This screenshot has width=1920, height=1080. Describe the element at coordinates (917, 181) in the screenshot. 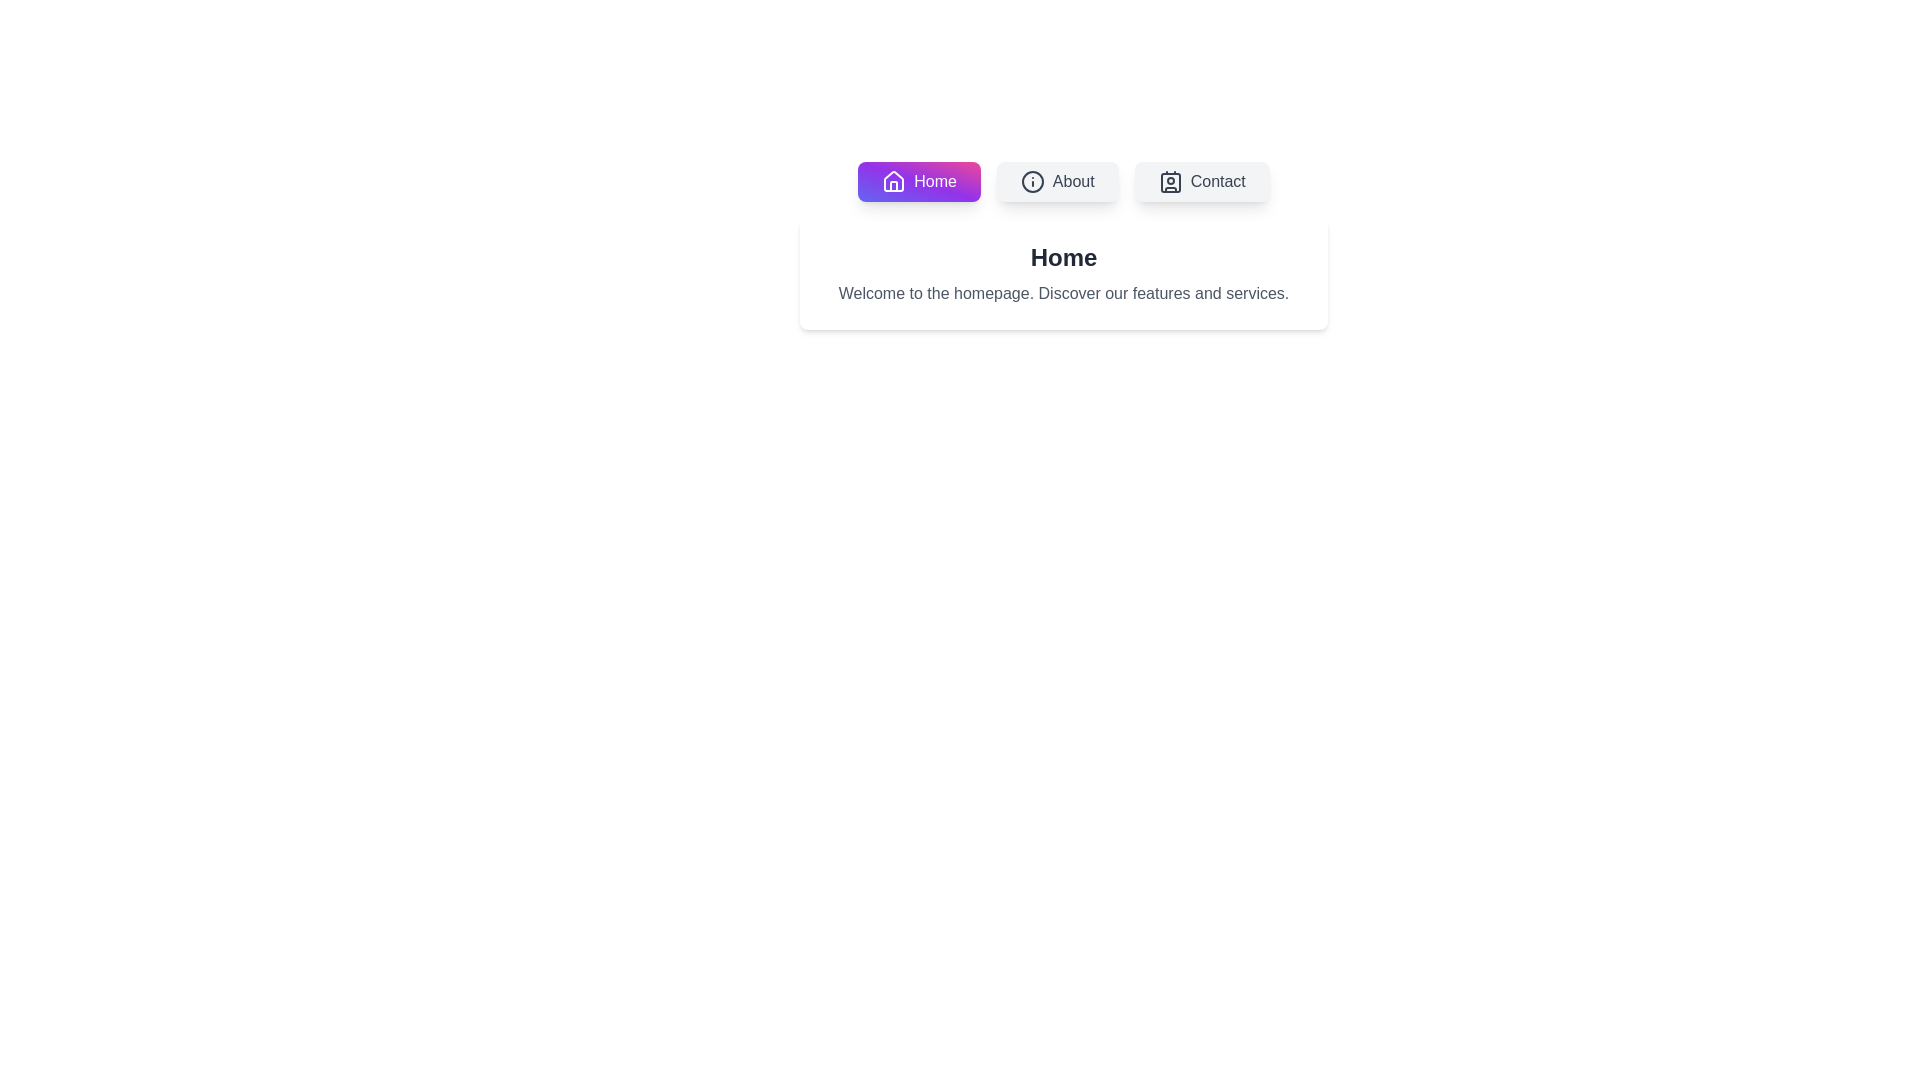

I see `the 'Home' tab to view its content` at that location.